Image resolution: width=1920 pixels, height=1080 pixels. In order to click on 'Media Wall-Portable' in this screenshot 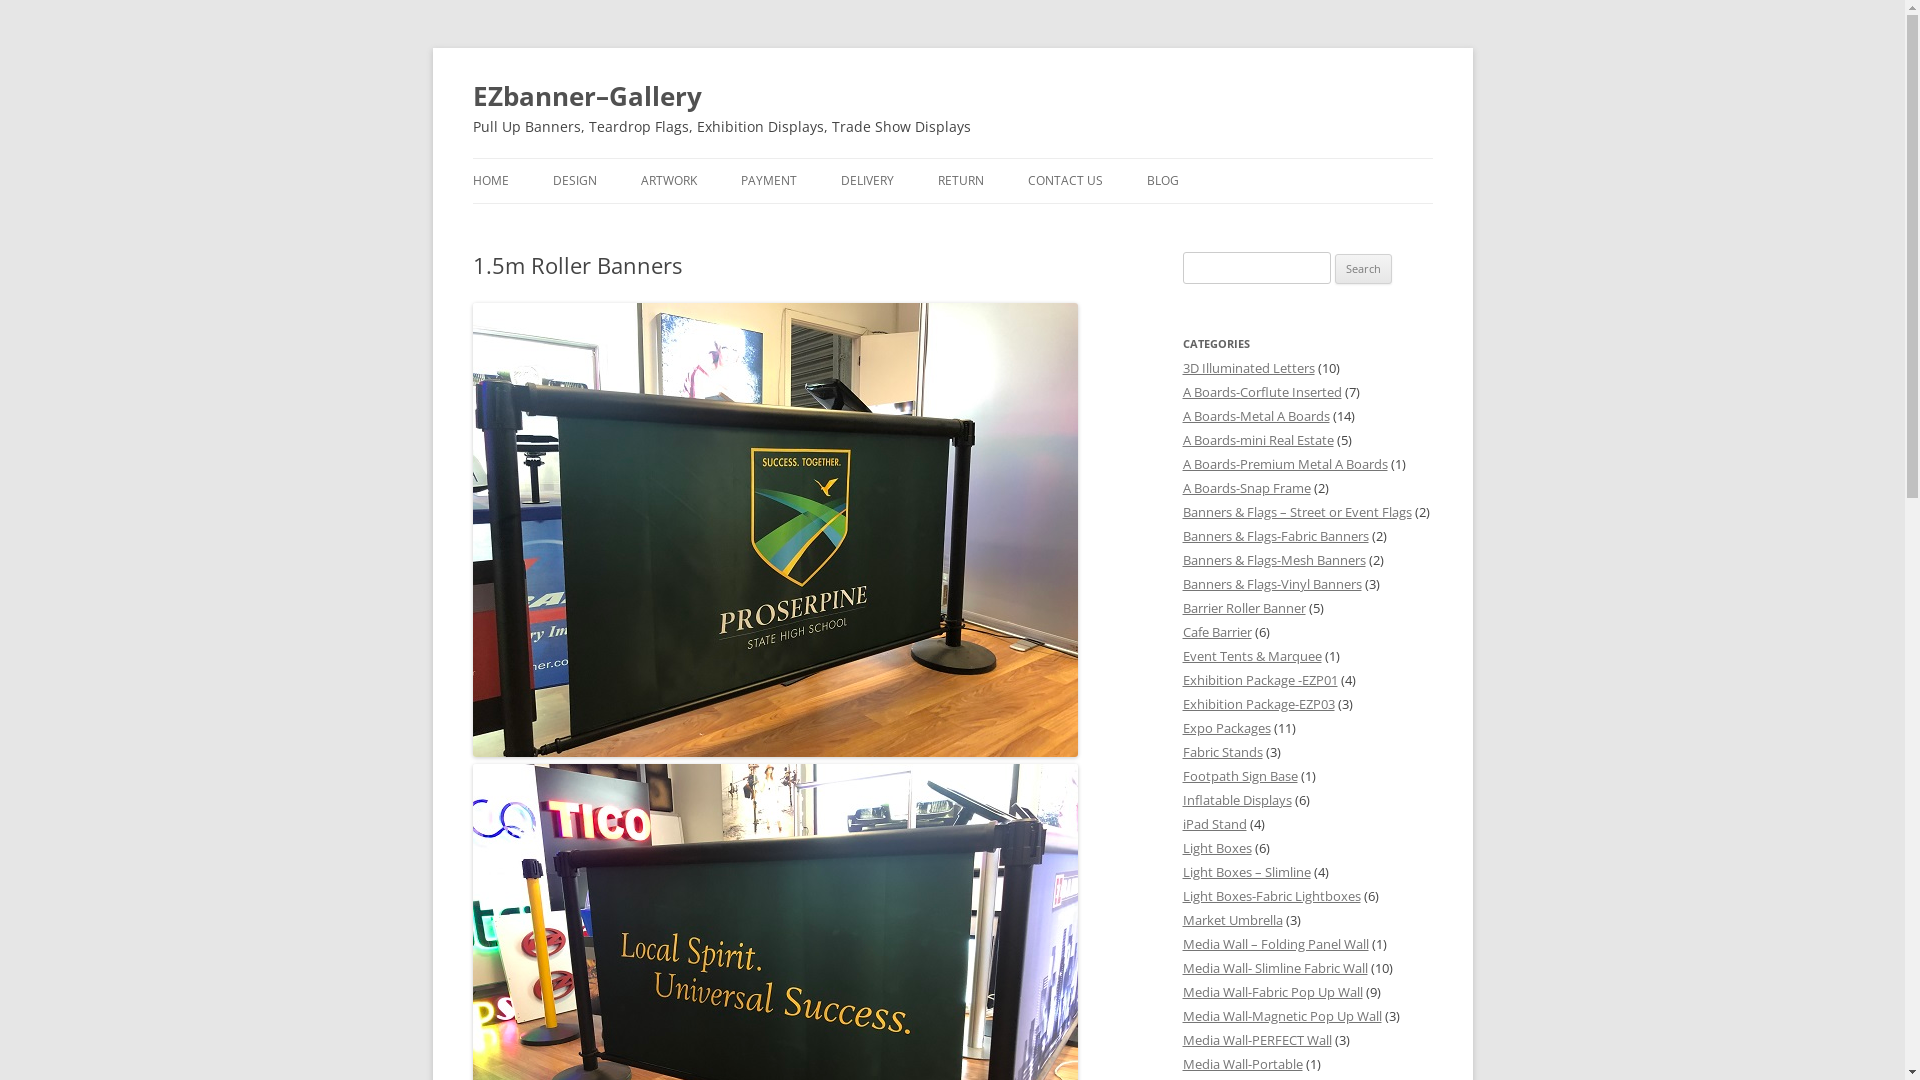, I will do `click(1241, 1063)`.